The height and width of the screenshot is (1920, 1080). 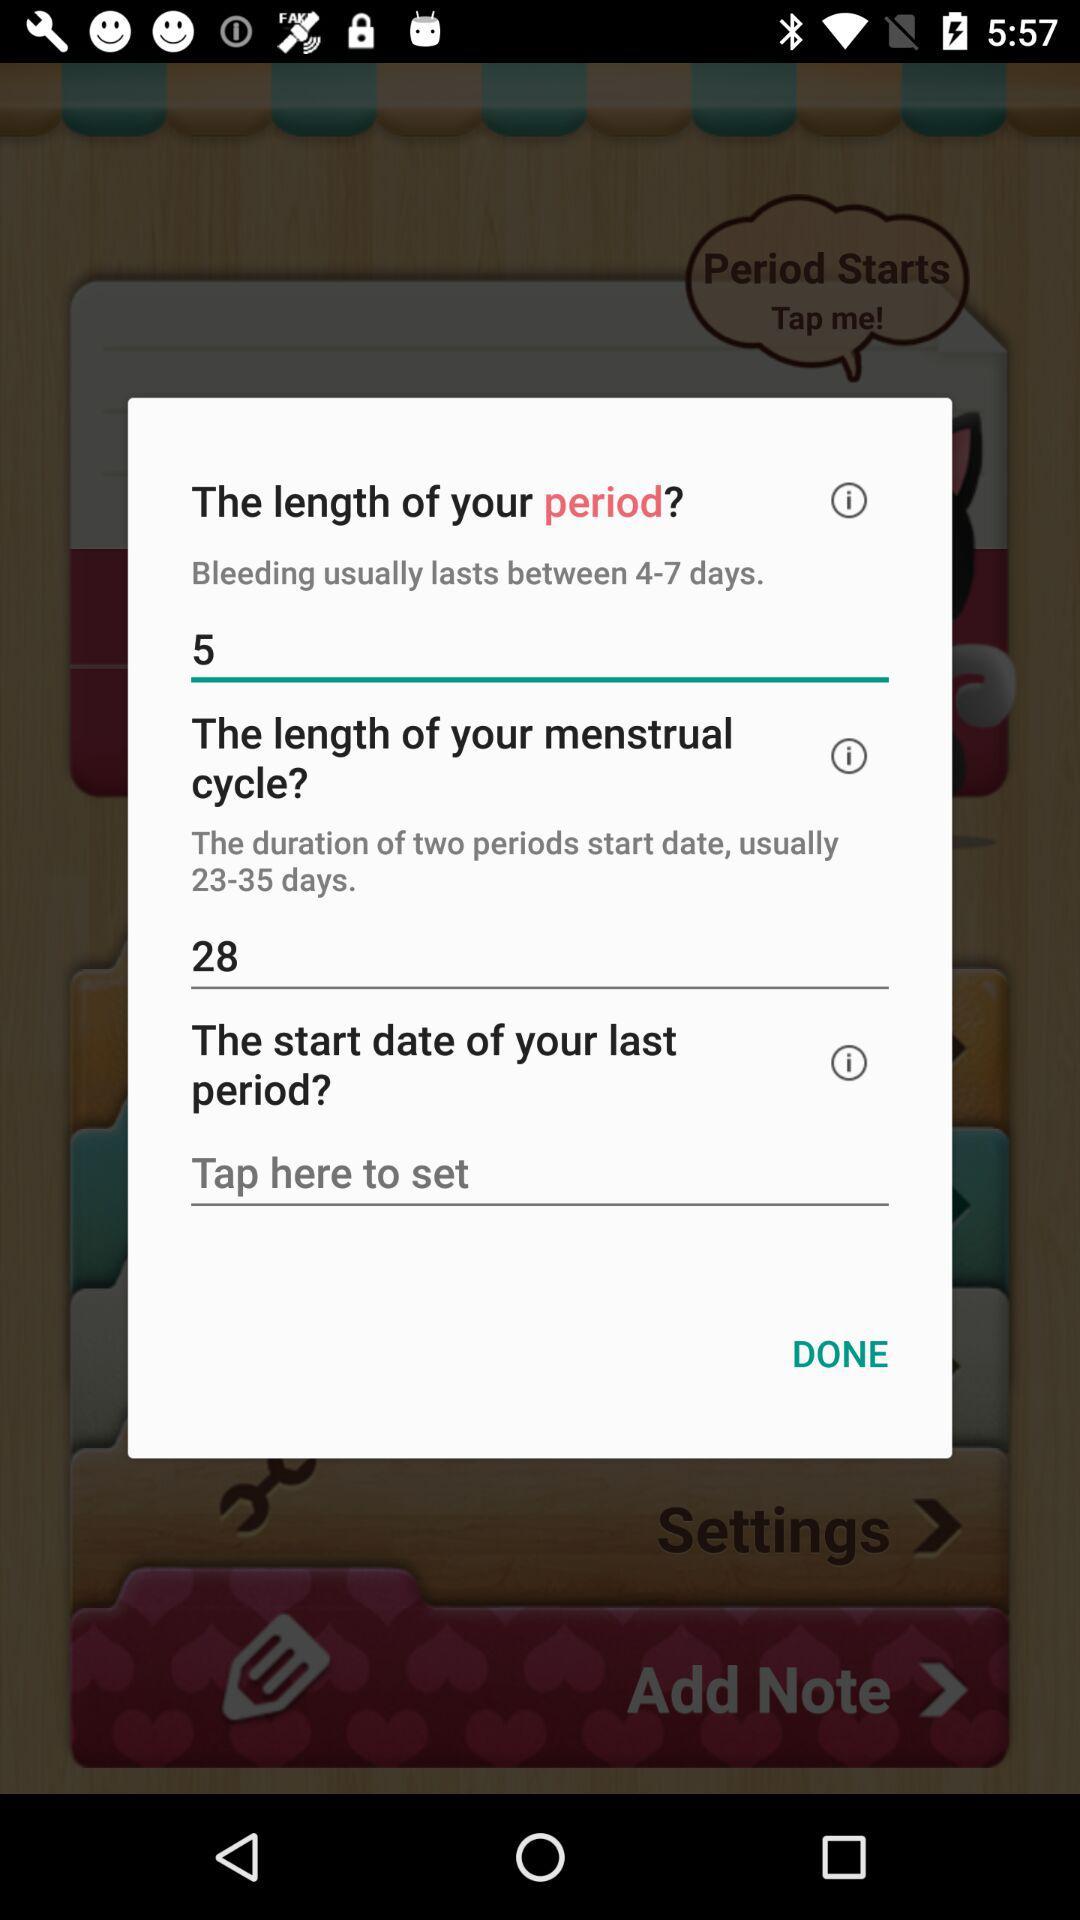 I want to click on the icon below the 5, so click(x=849, y=755).